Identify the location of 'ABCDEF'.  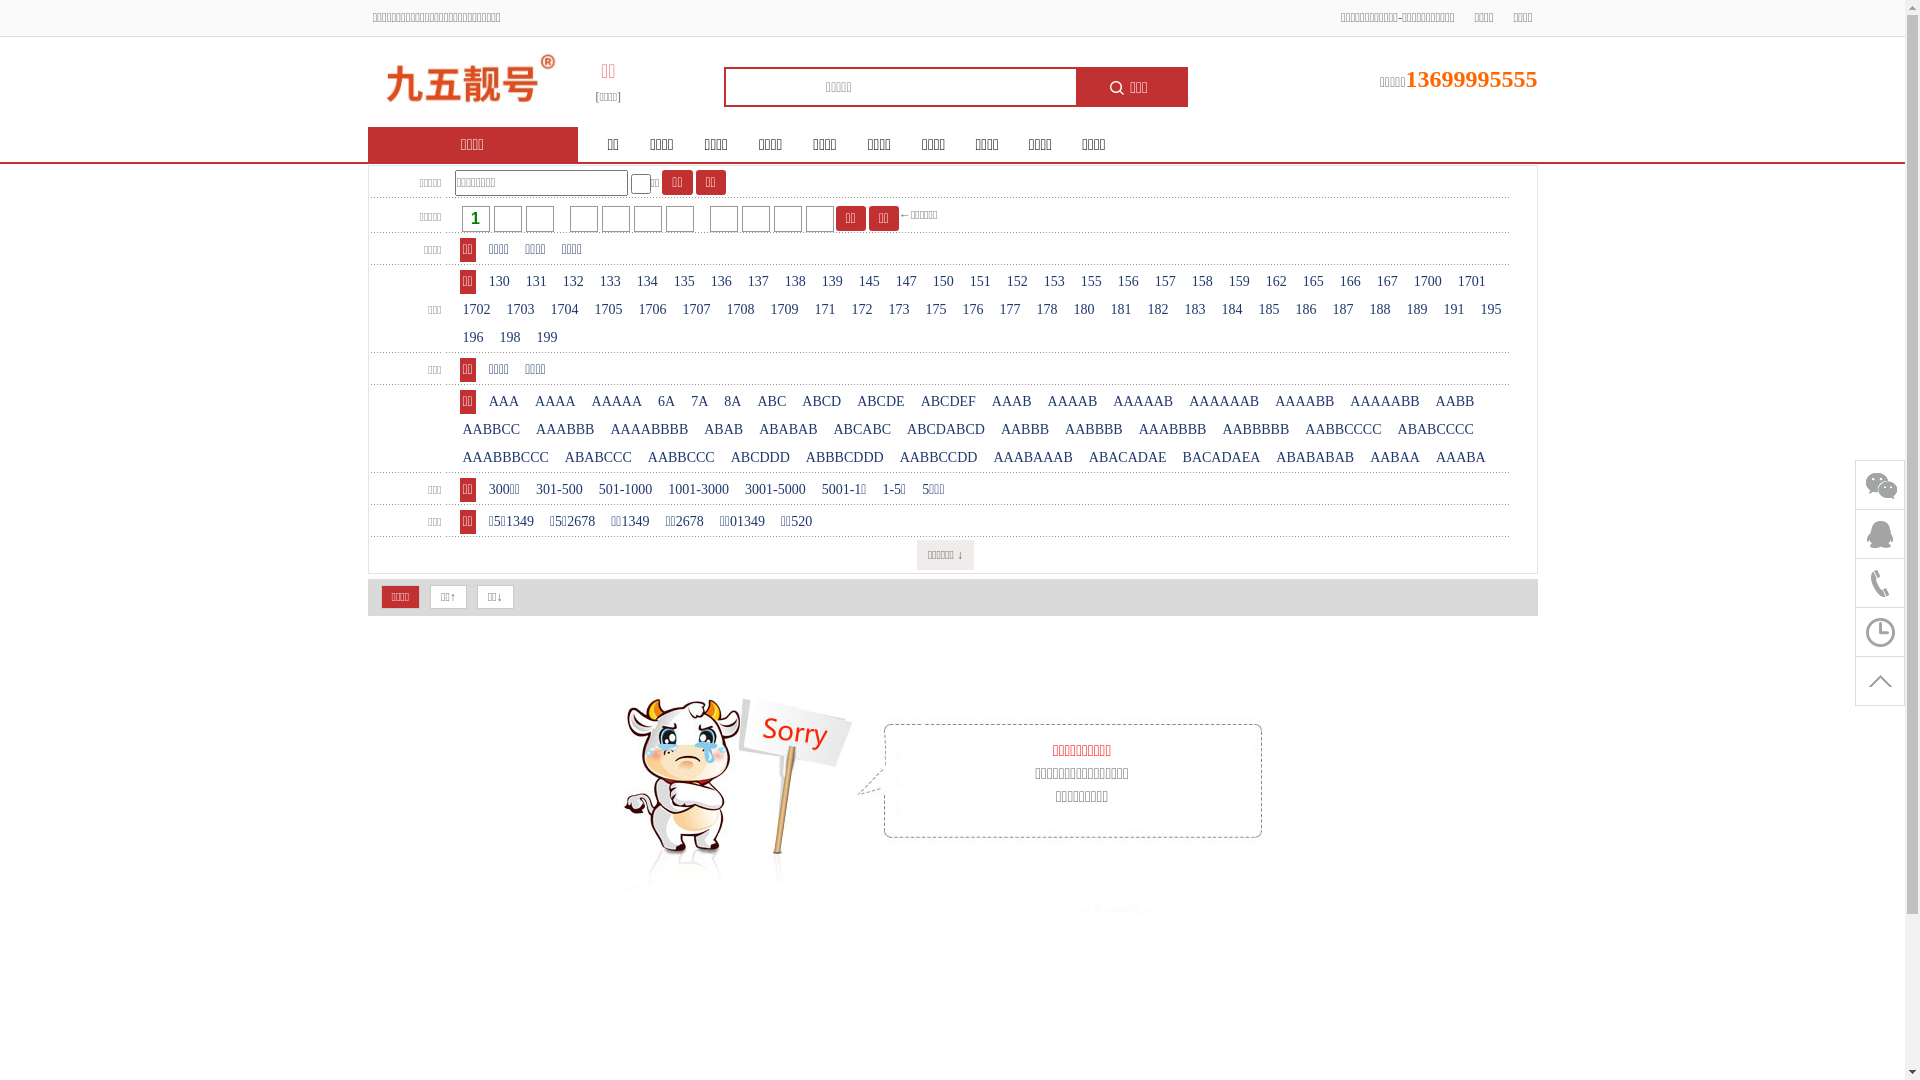
(947, 401).